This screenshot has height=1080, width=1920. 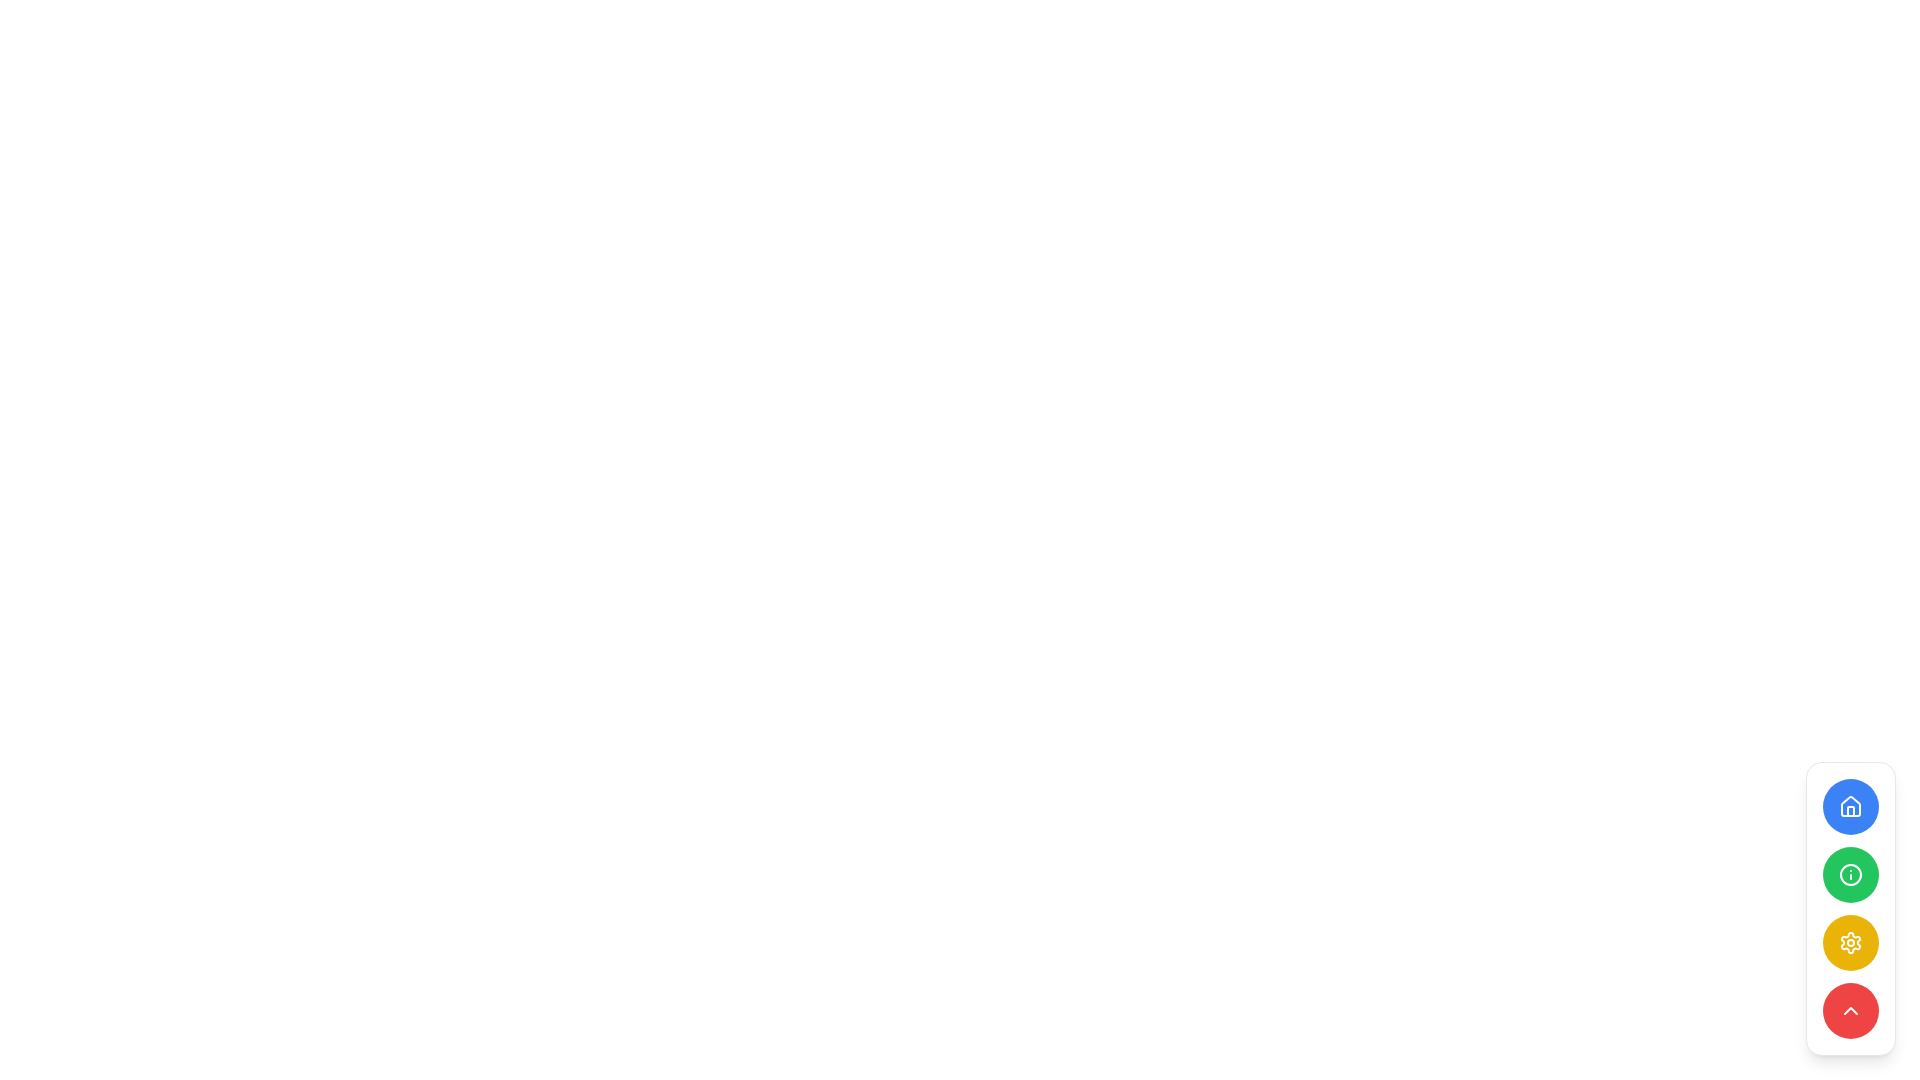 What do you see at coordinates (1850, 805) in the screenshot?
I see `the circular blue button with a house icon located on the right side of the interface` at bounding box center [1850, 805].